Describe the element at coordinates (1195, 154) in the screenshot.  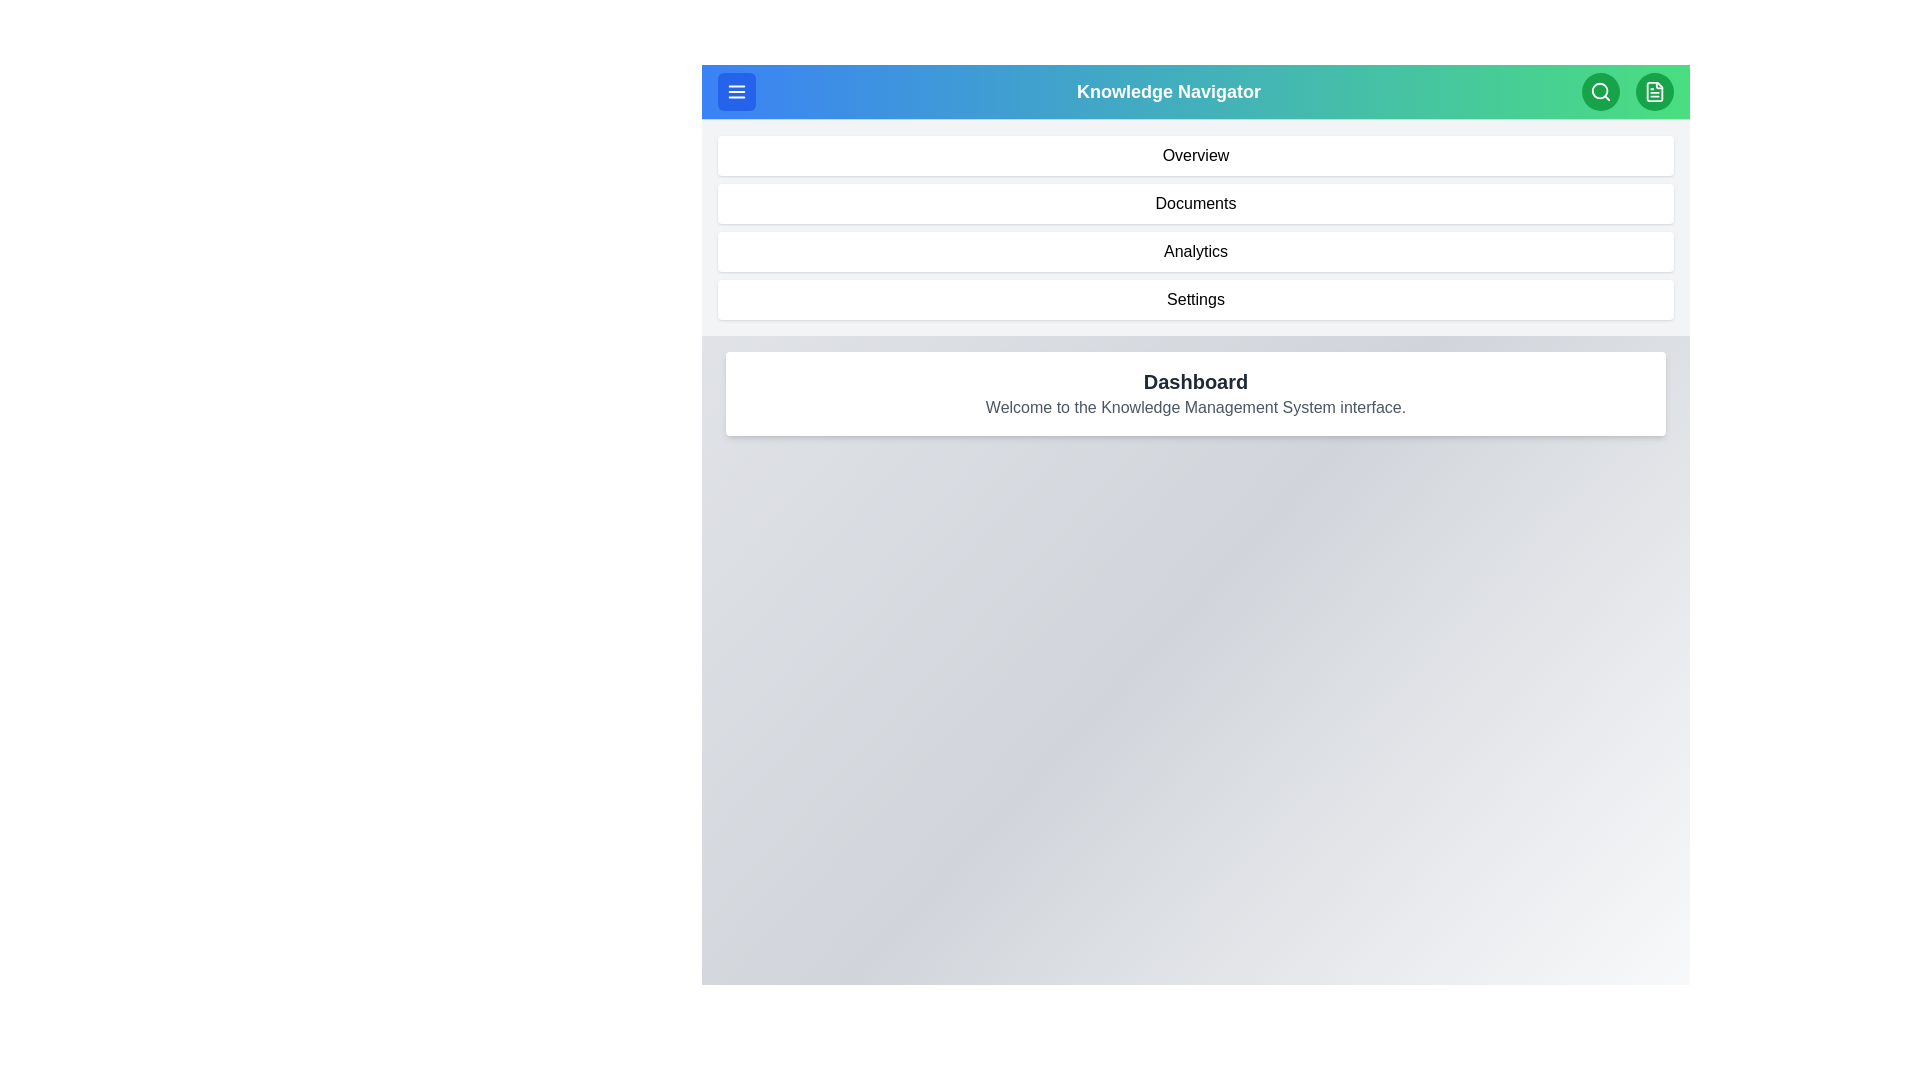
I see `the 'Overview' menu item in the navigation menu` at that location.